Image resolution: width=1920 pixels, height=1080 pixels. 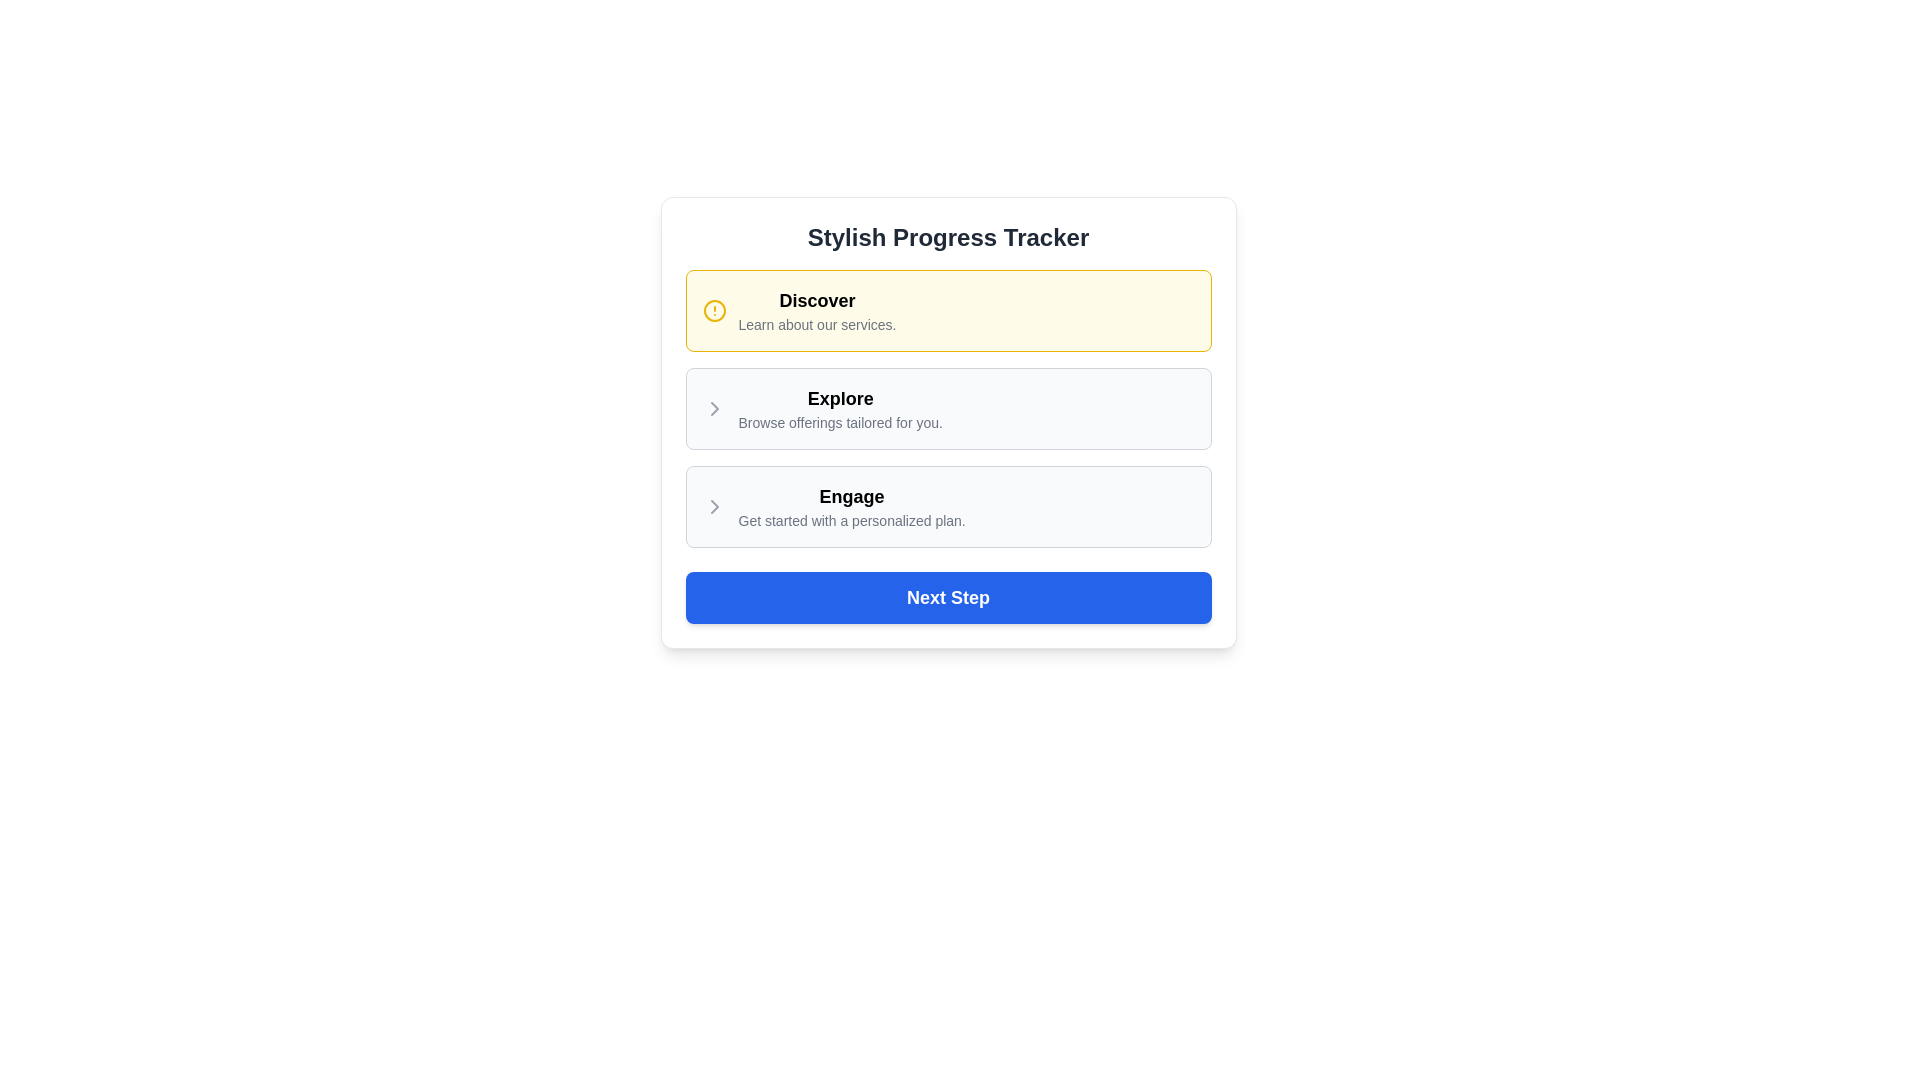 I want to click on the informational text displaying 'Browse offerings tailored for you.' located beneath the heading 'Explore', so click(x=840, y=422).